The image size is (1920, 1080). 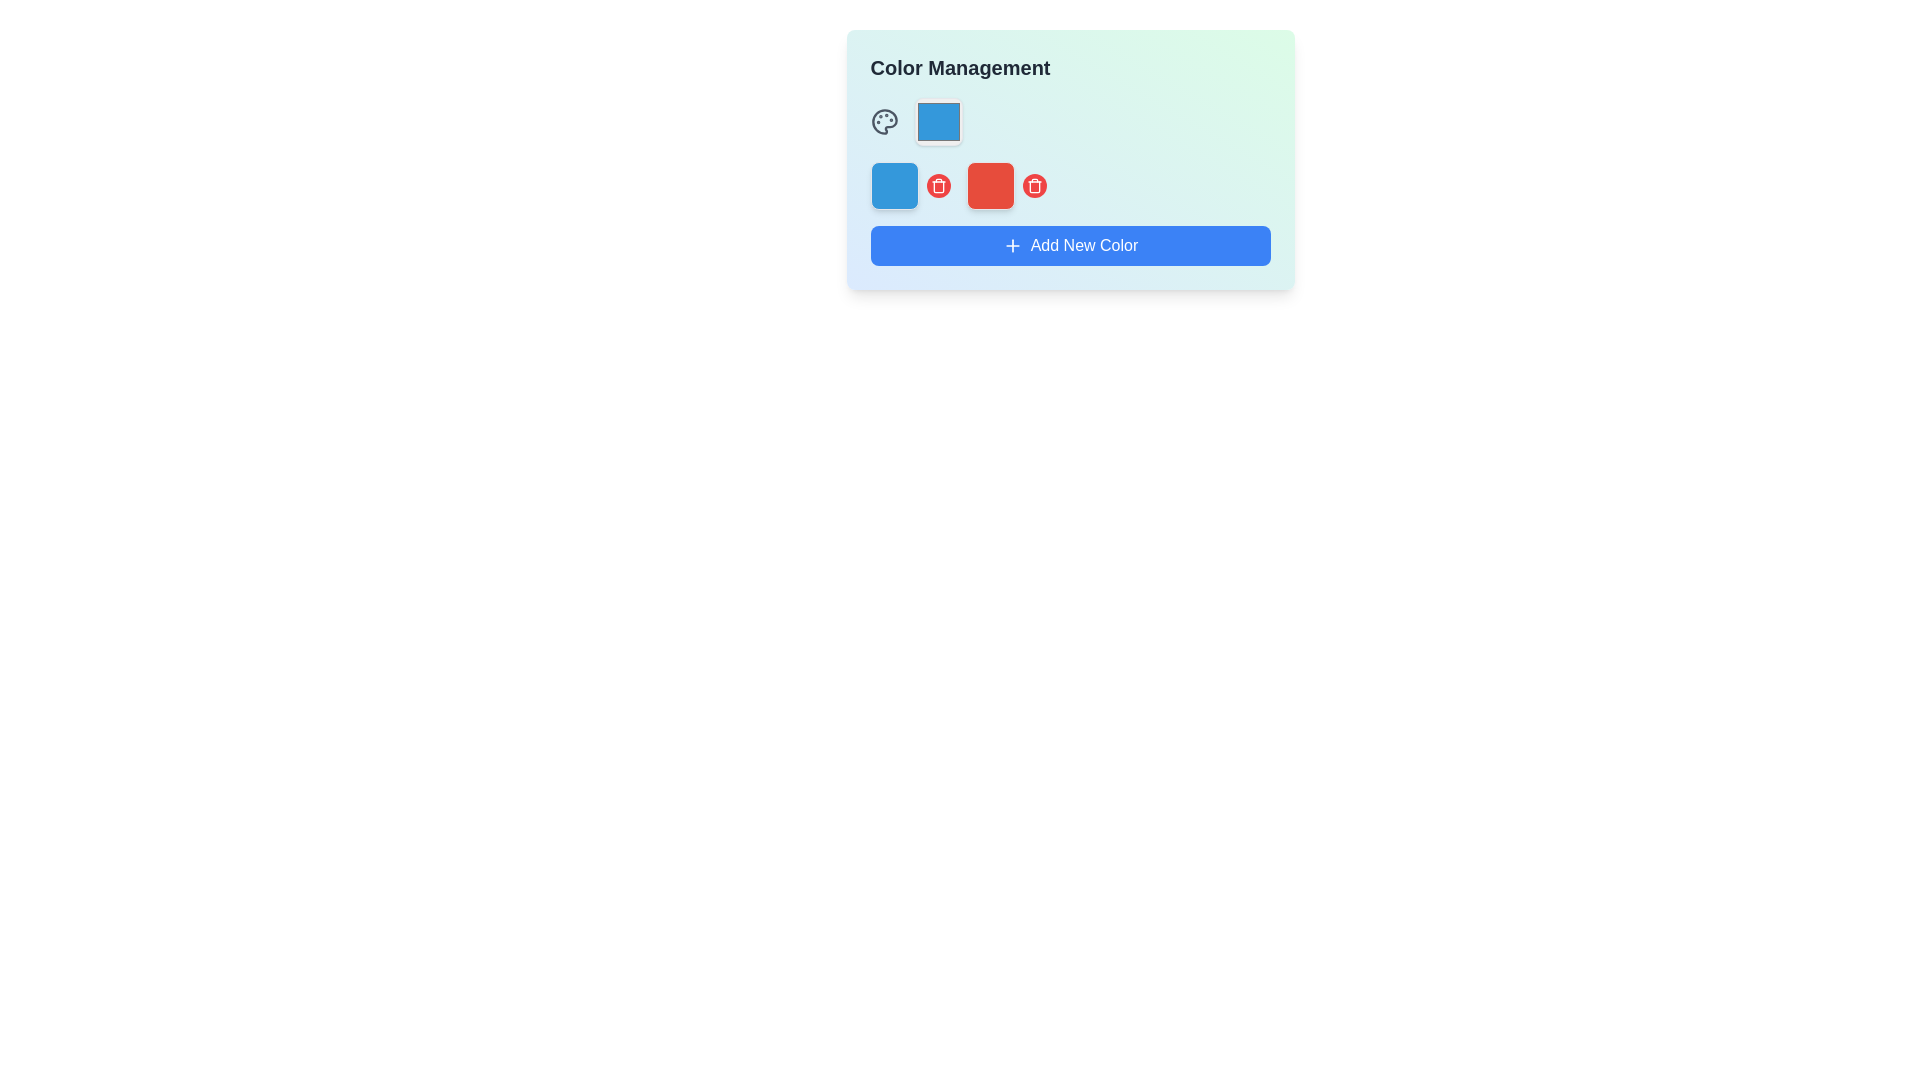 What do you see at coordinates (990, 185) in the screenshot?
I see `the small, square red UI component with rounded corners located between a blue square and a circular bin icon` at bounding box center [990, 185].